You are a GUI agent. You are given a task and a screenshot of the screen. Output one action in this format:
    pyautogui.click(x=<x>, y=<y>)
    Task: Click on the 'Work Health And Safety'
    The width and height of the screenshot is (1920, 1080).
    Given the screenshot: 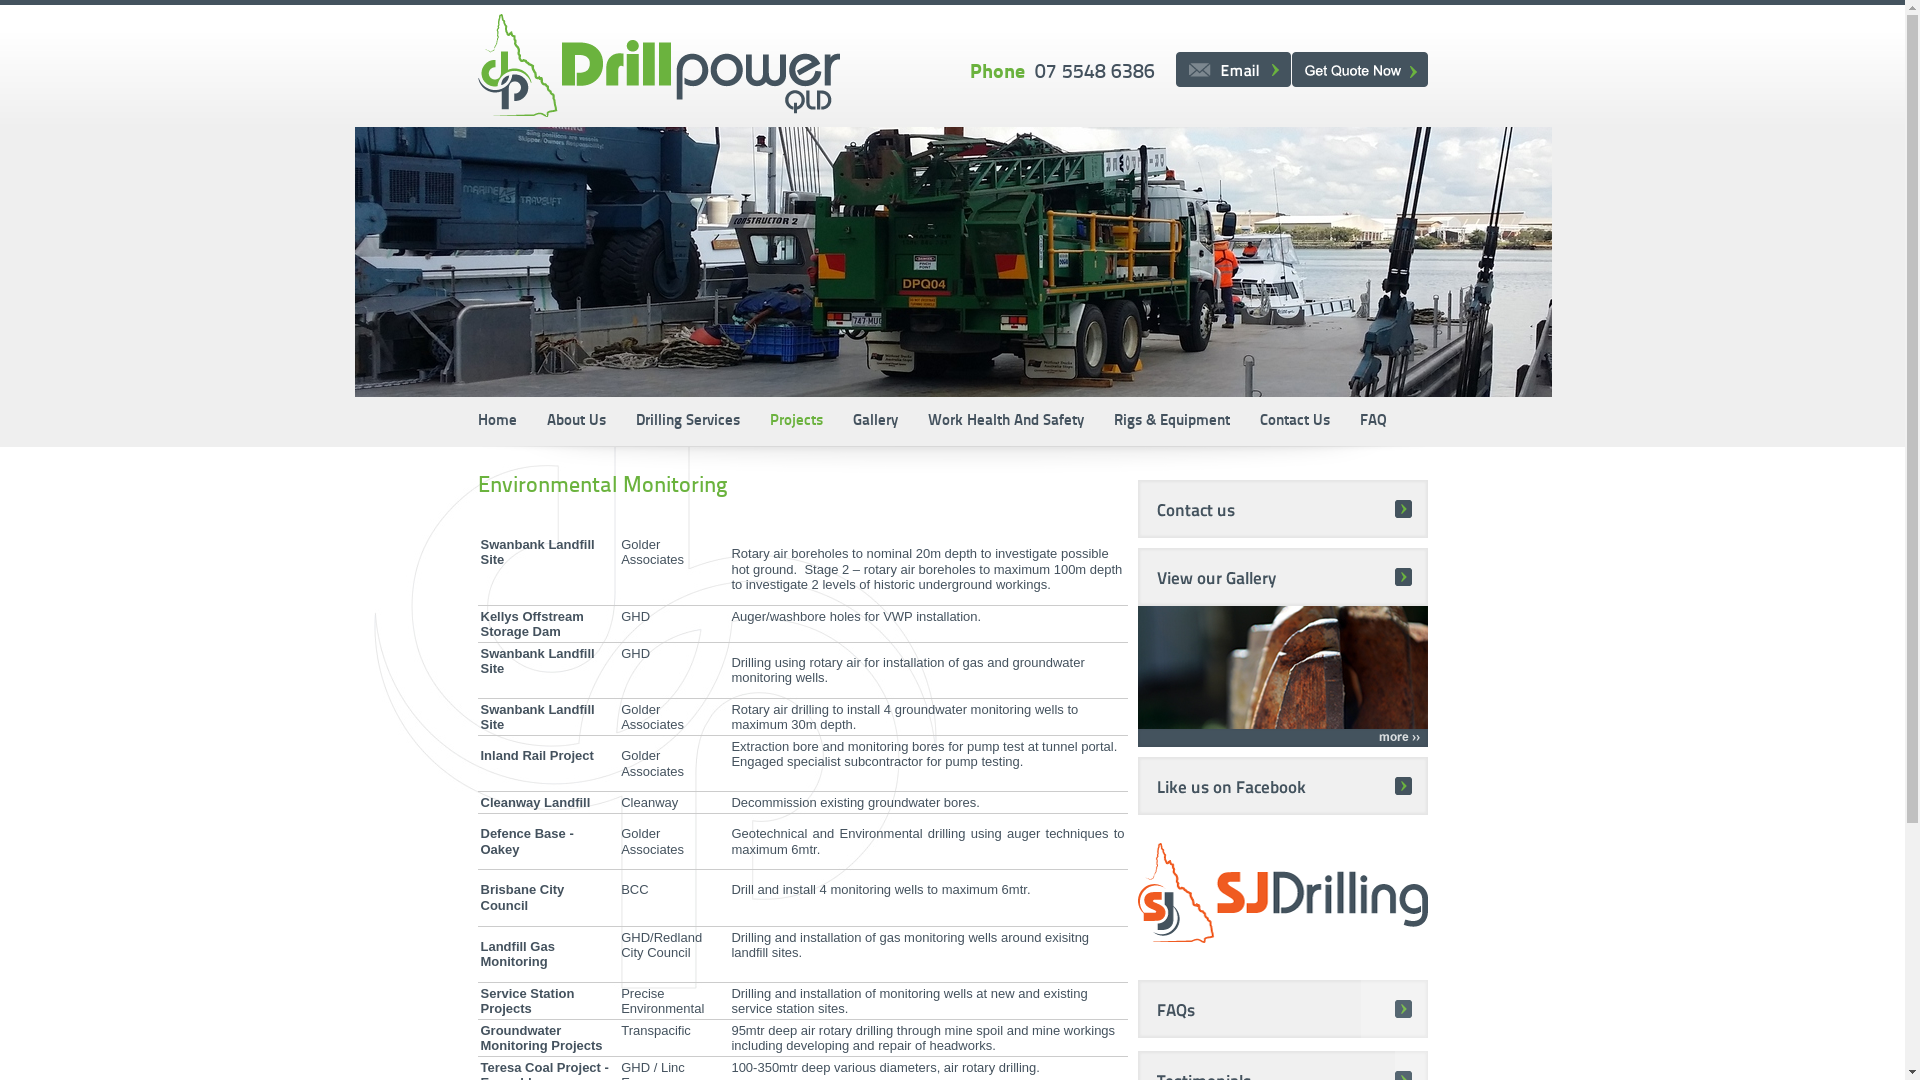 What is the action you would take?
    pyautogui.click(x=1004, y=420)
    